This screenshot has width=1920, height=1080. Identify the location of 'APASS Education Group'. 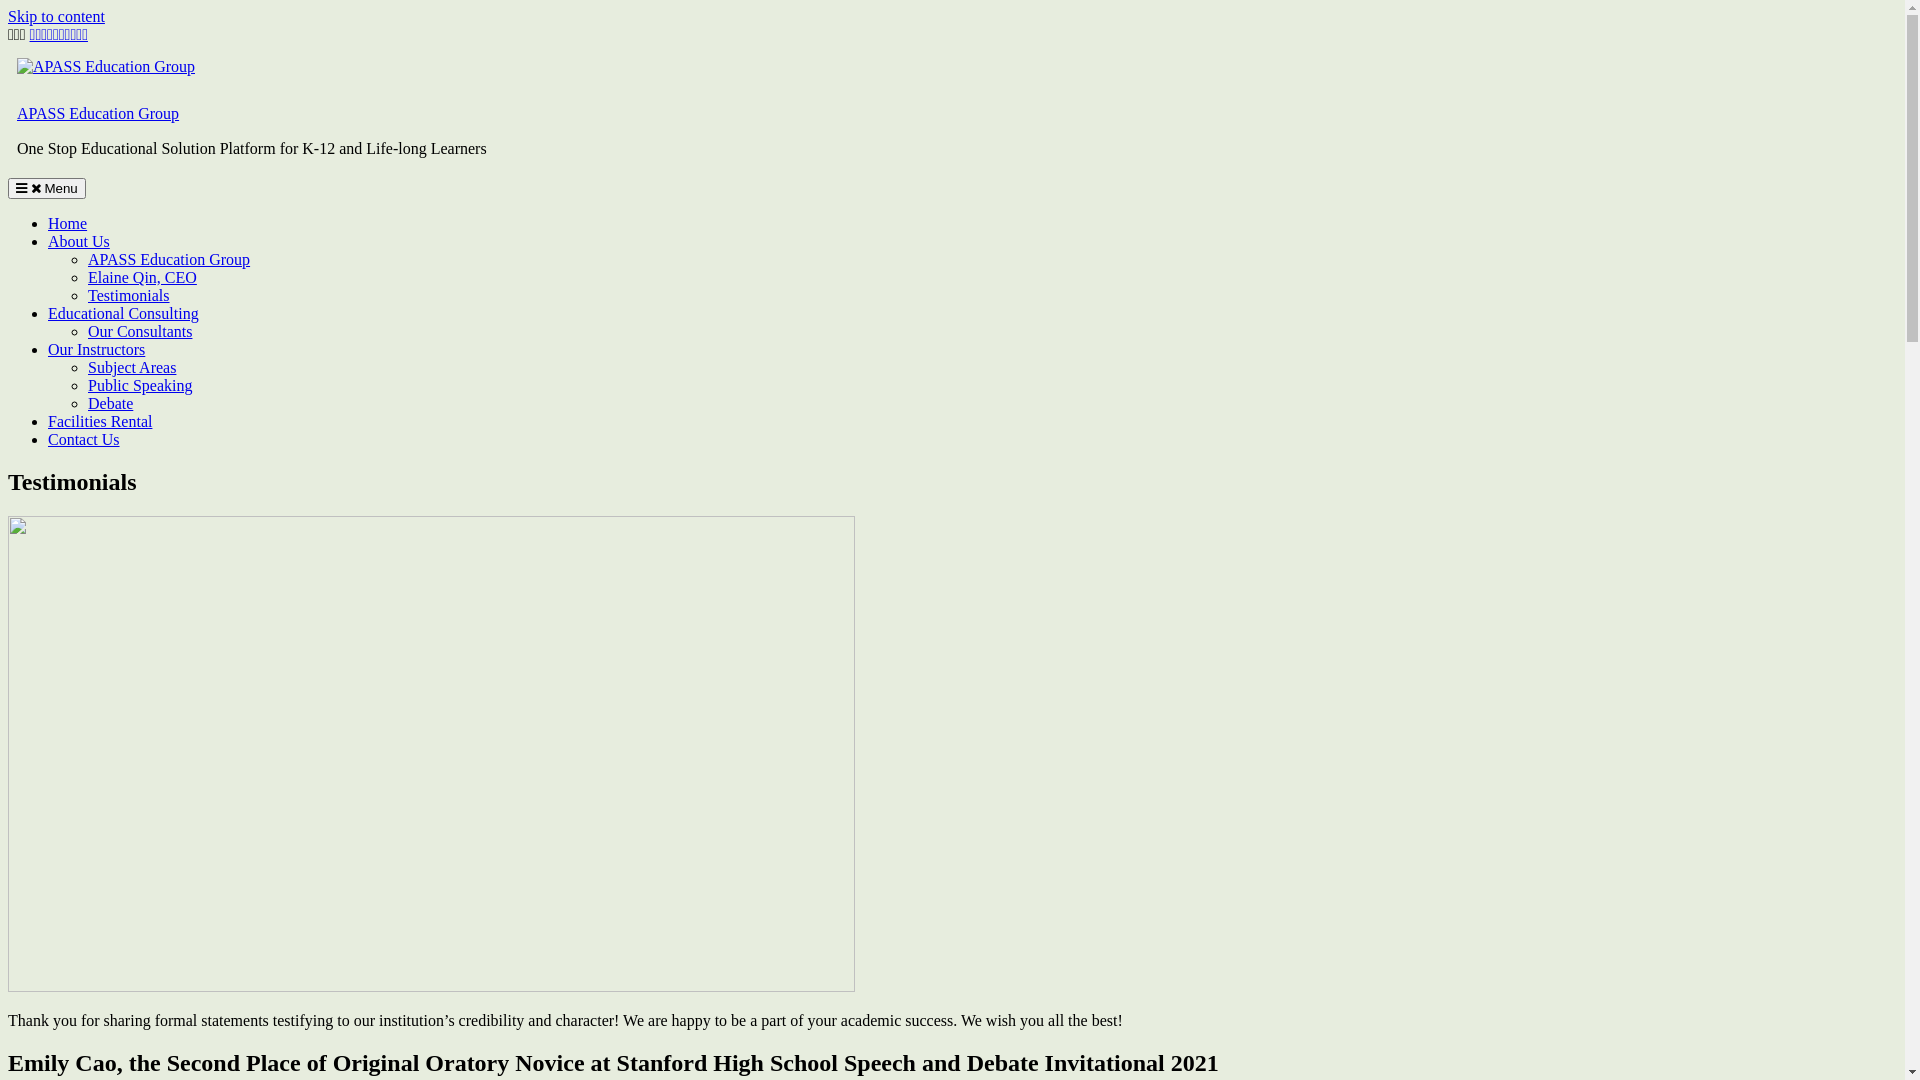
(96, 113).